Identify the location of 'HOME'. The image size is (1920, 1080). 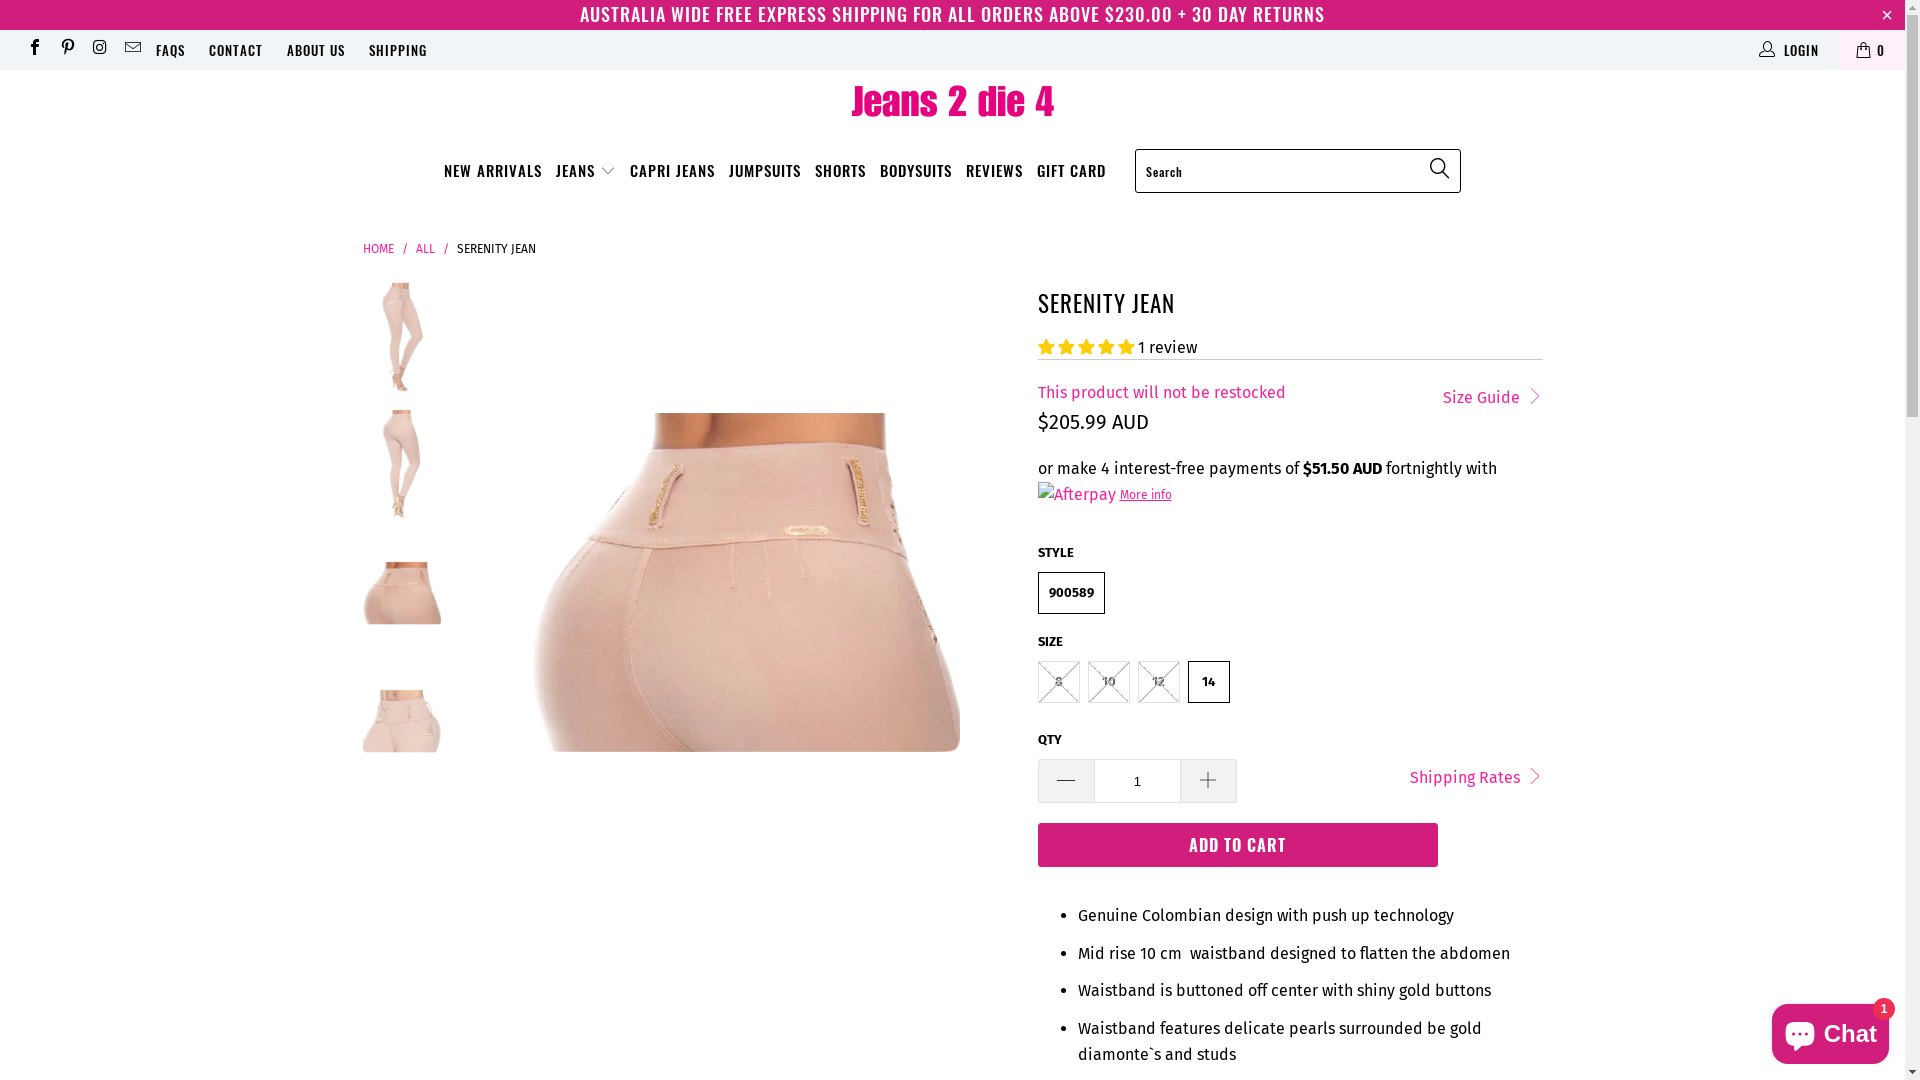
(377, 248).